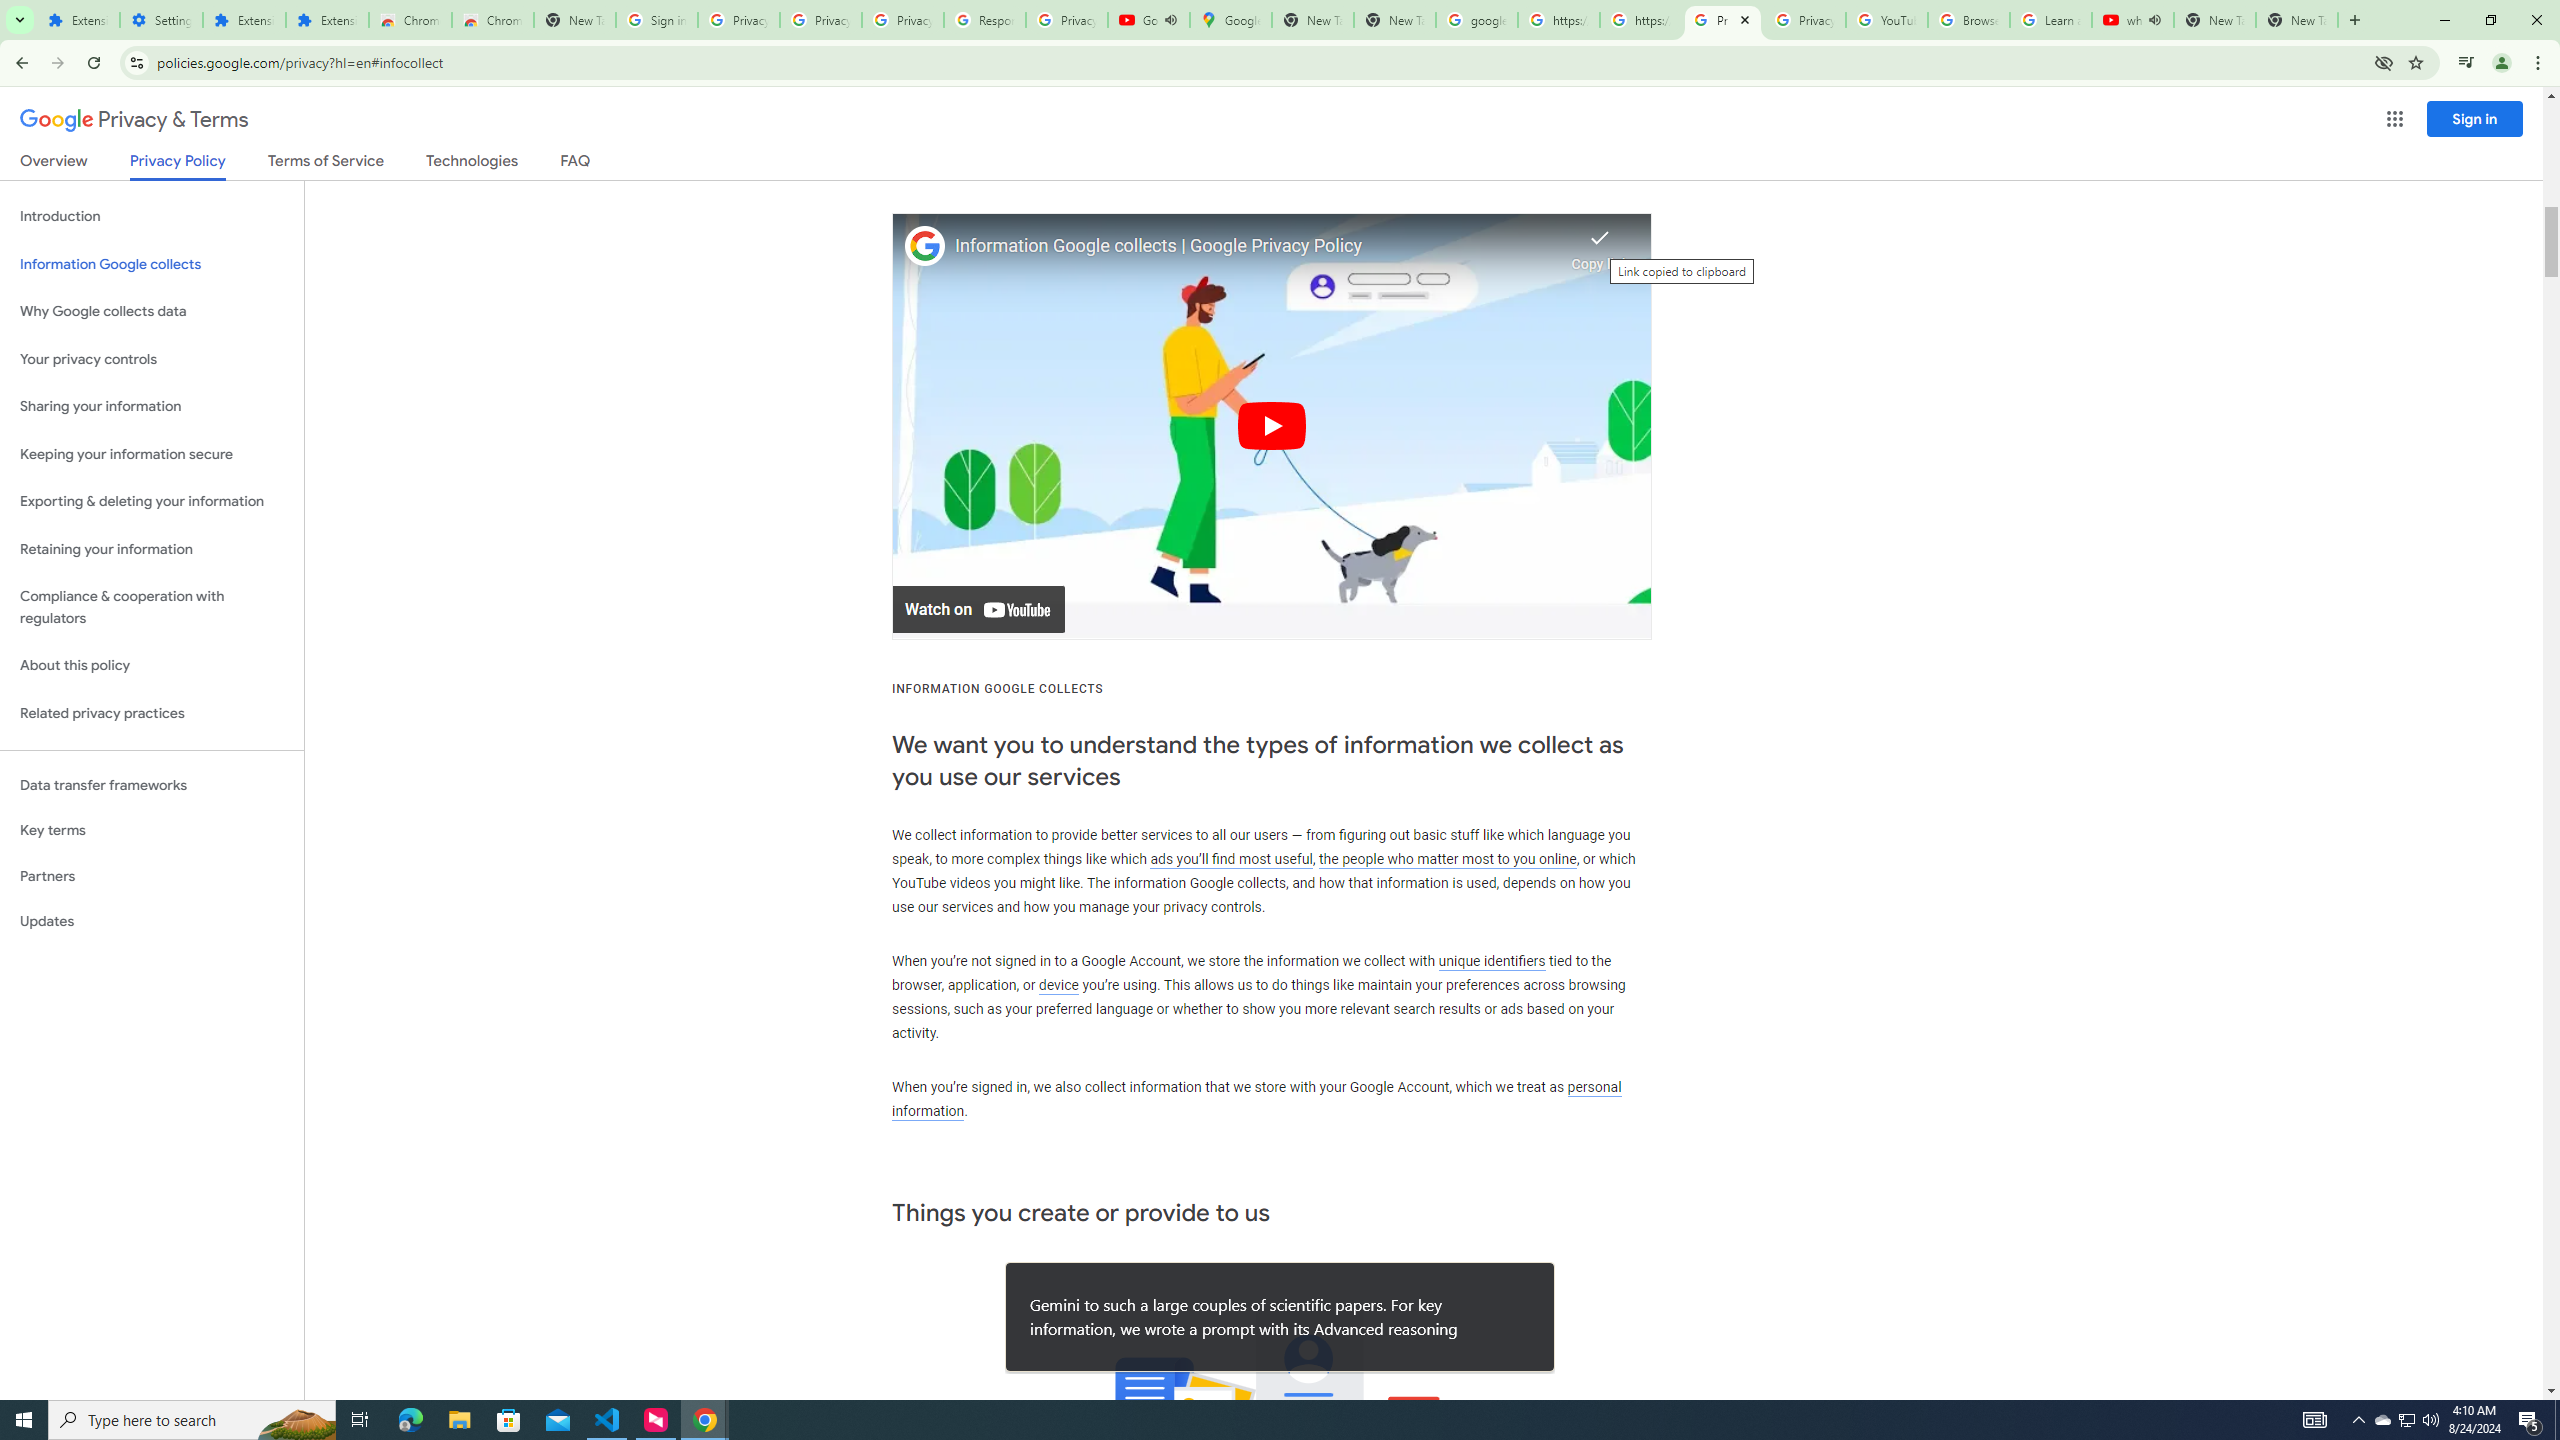  Describe the element at coordinates (1230, 19) in the screenshot. I see `'Google Maps'` at that location.